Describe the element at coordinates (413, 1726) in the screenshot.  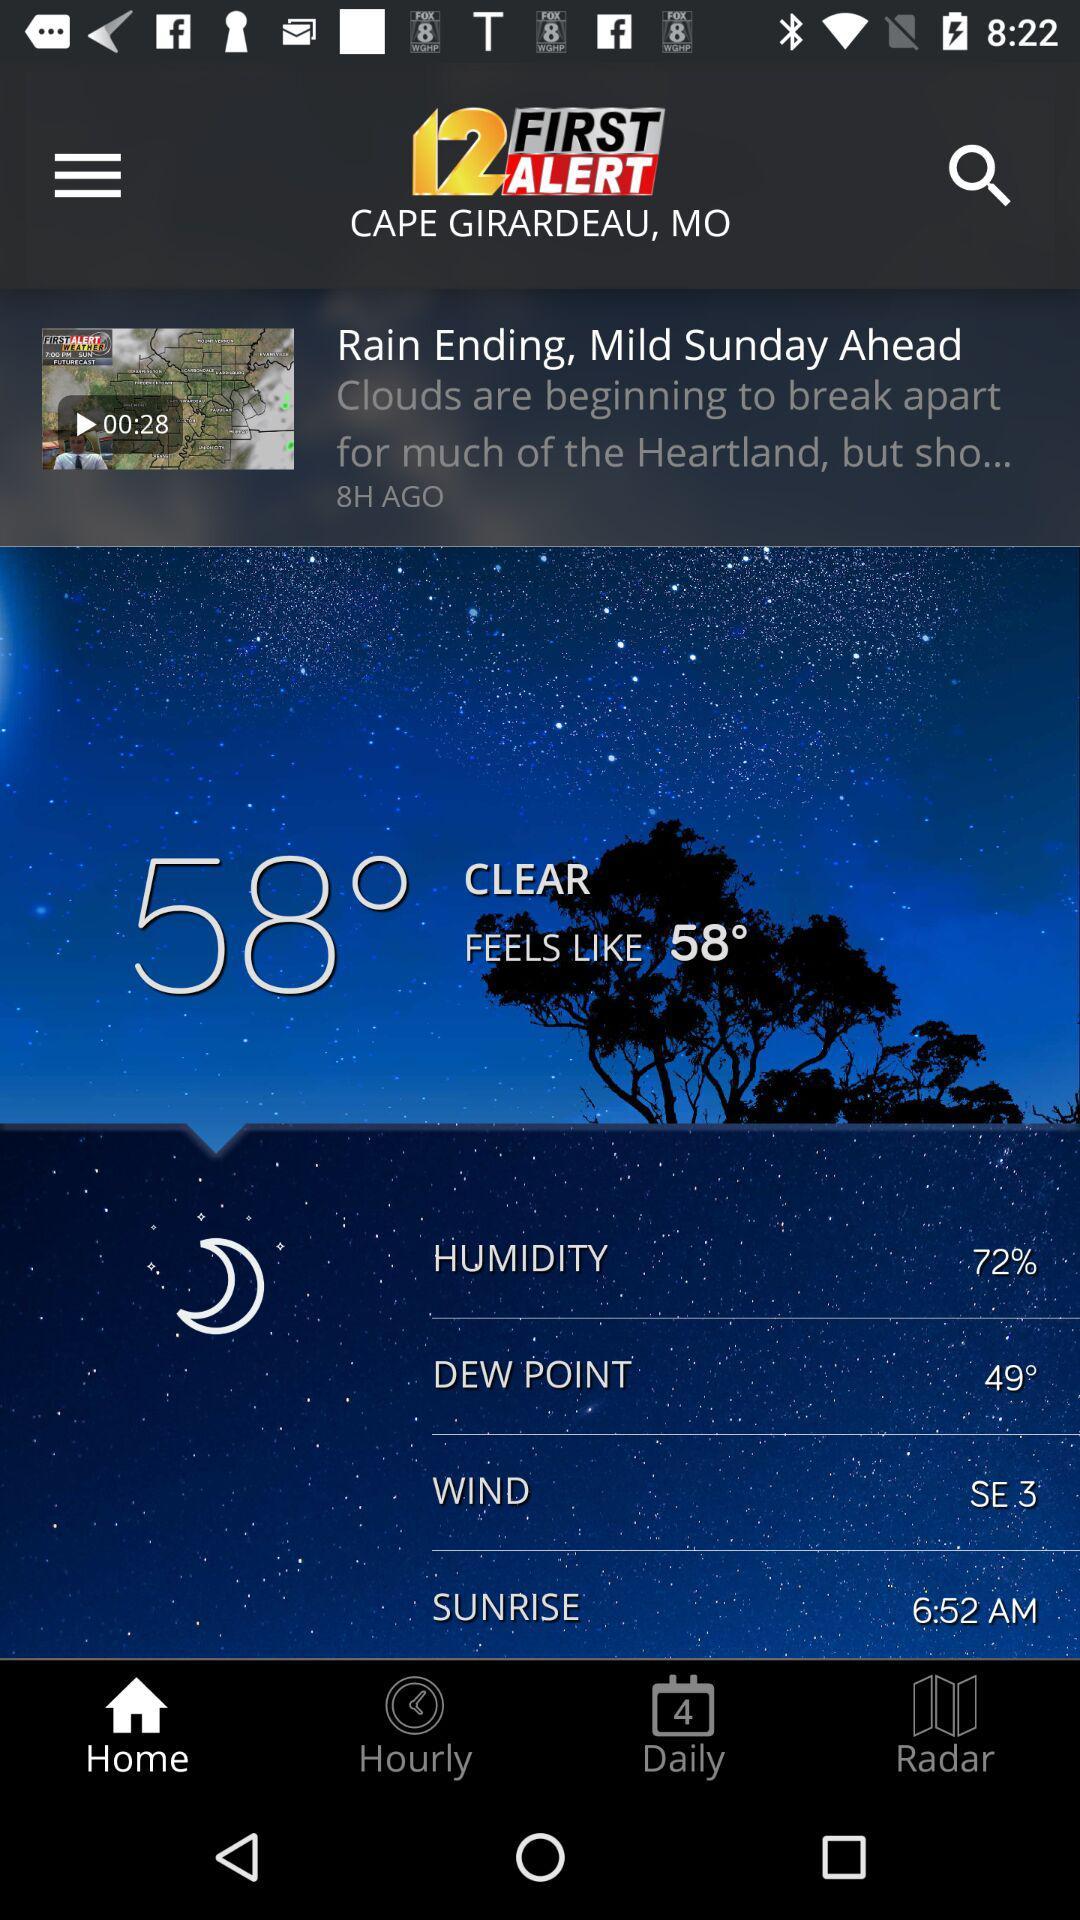
I see `icon to the left of the daily` at that location.